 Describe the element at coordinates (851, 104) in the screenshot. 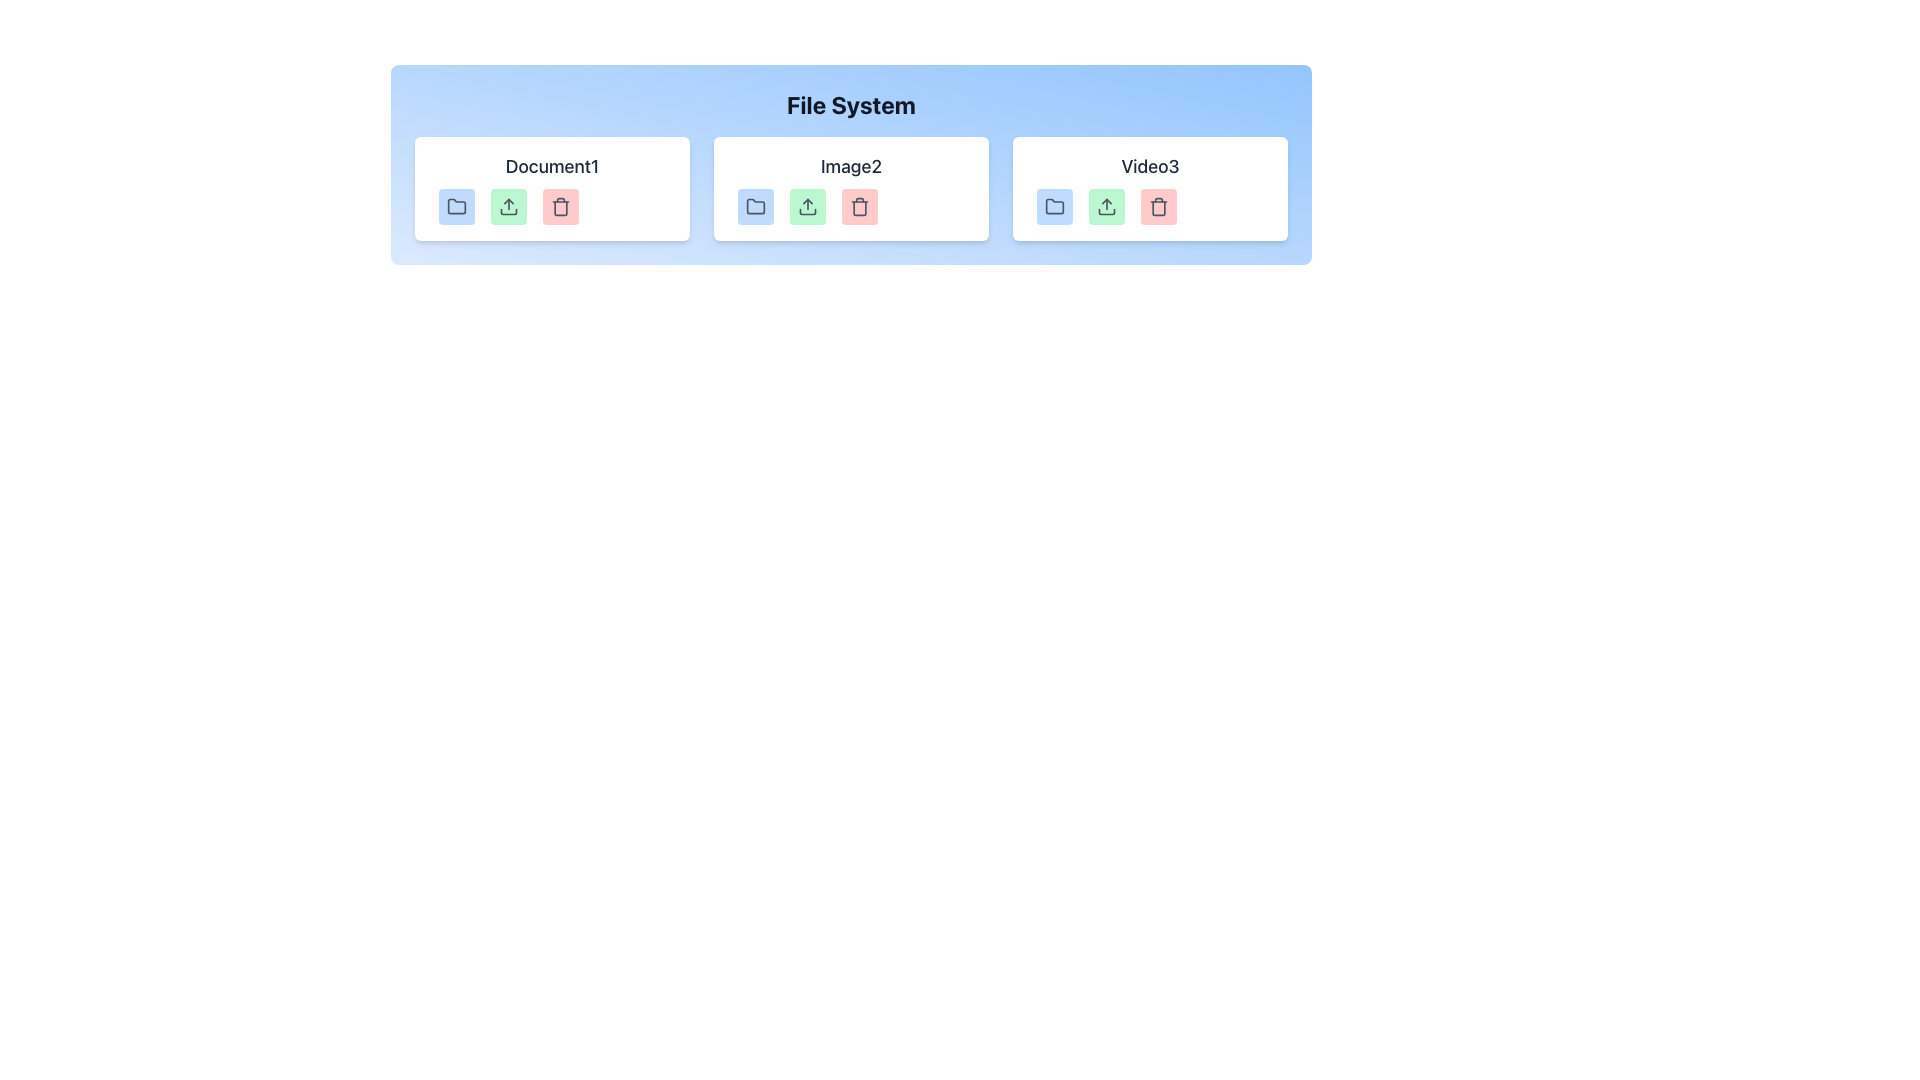

I see `the 'File System' text label, which is a bold and large-sized component styled with a dark font on a blue gradient background, located at the top-center of its section` at that location.